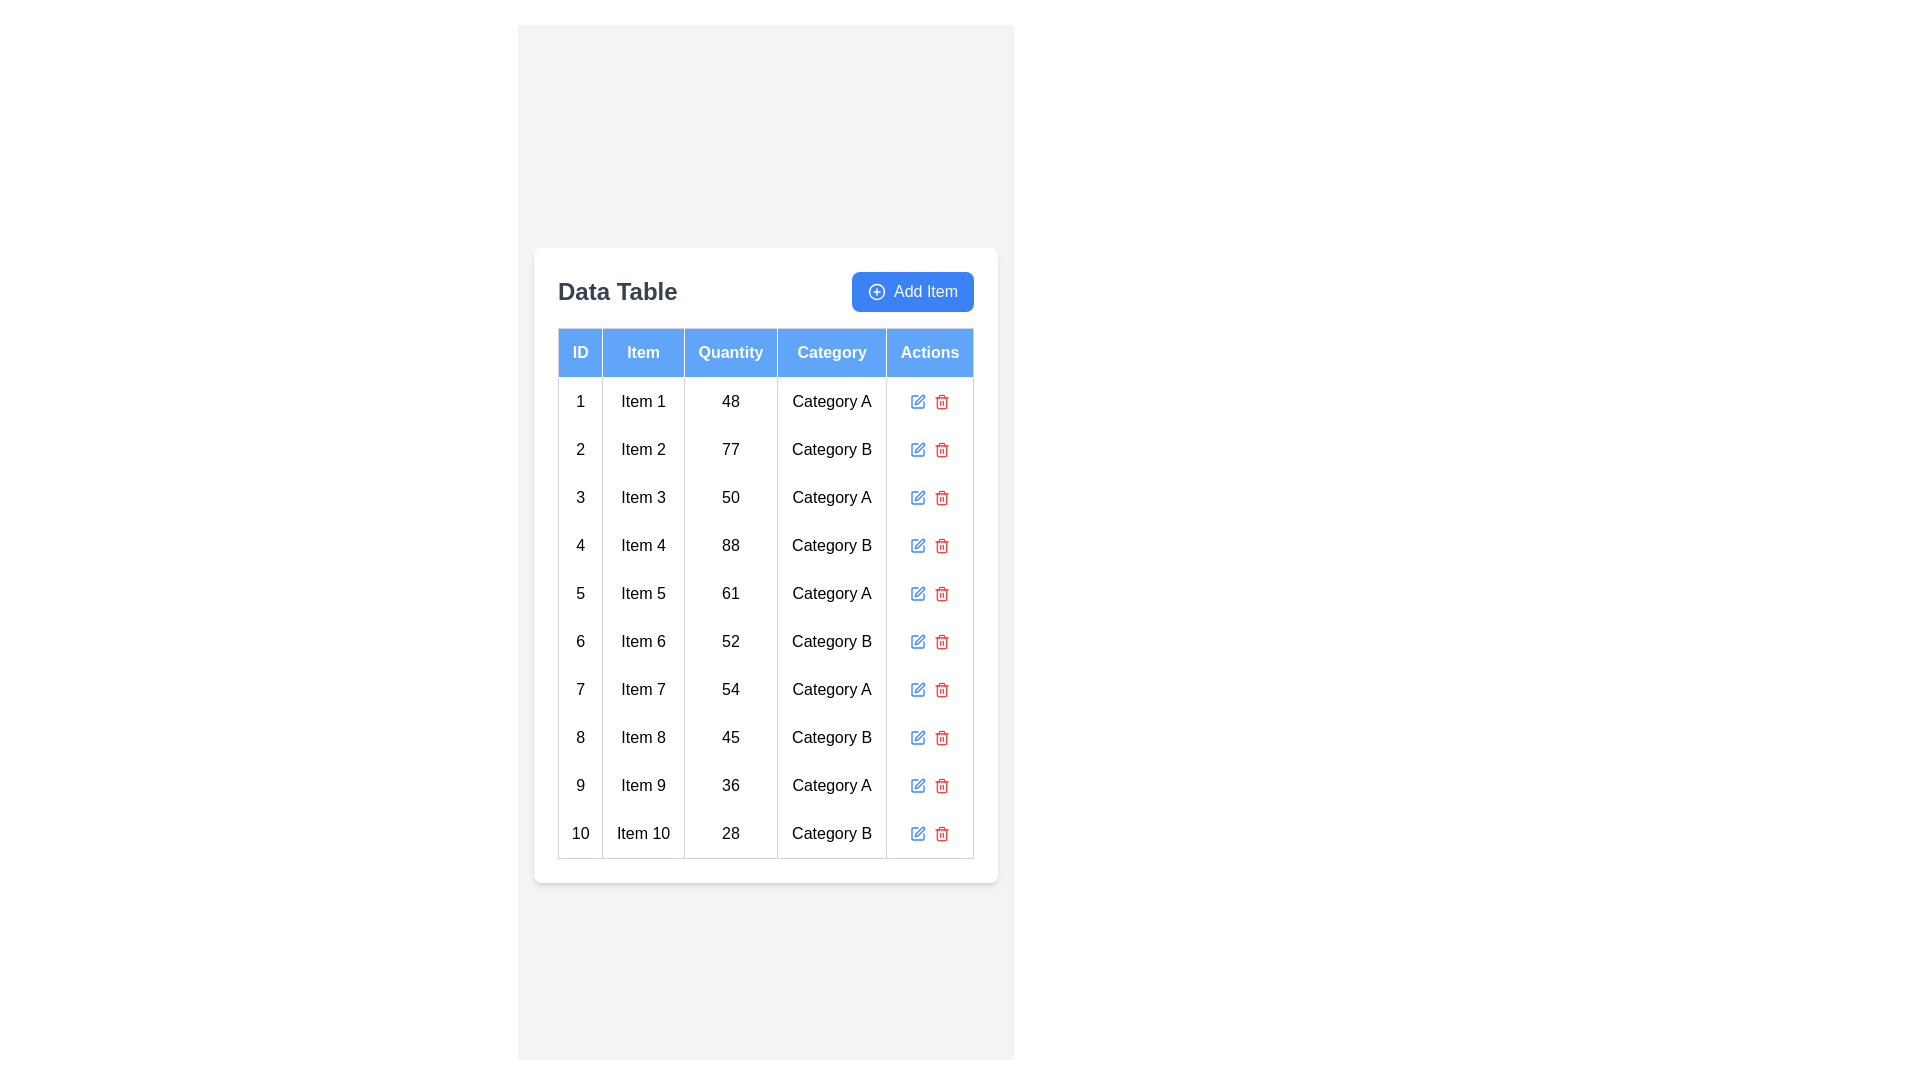 The width and height of the screenshot is (1920, 1080). I want to click on the blue icon in the Horizontal button group for the first row of the data table, so click(929, 401).